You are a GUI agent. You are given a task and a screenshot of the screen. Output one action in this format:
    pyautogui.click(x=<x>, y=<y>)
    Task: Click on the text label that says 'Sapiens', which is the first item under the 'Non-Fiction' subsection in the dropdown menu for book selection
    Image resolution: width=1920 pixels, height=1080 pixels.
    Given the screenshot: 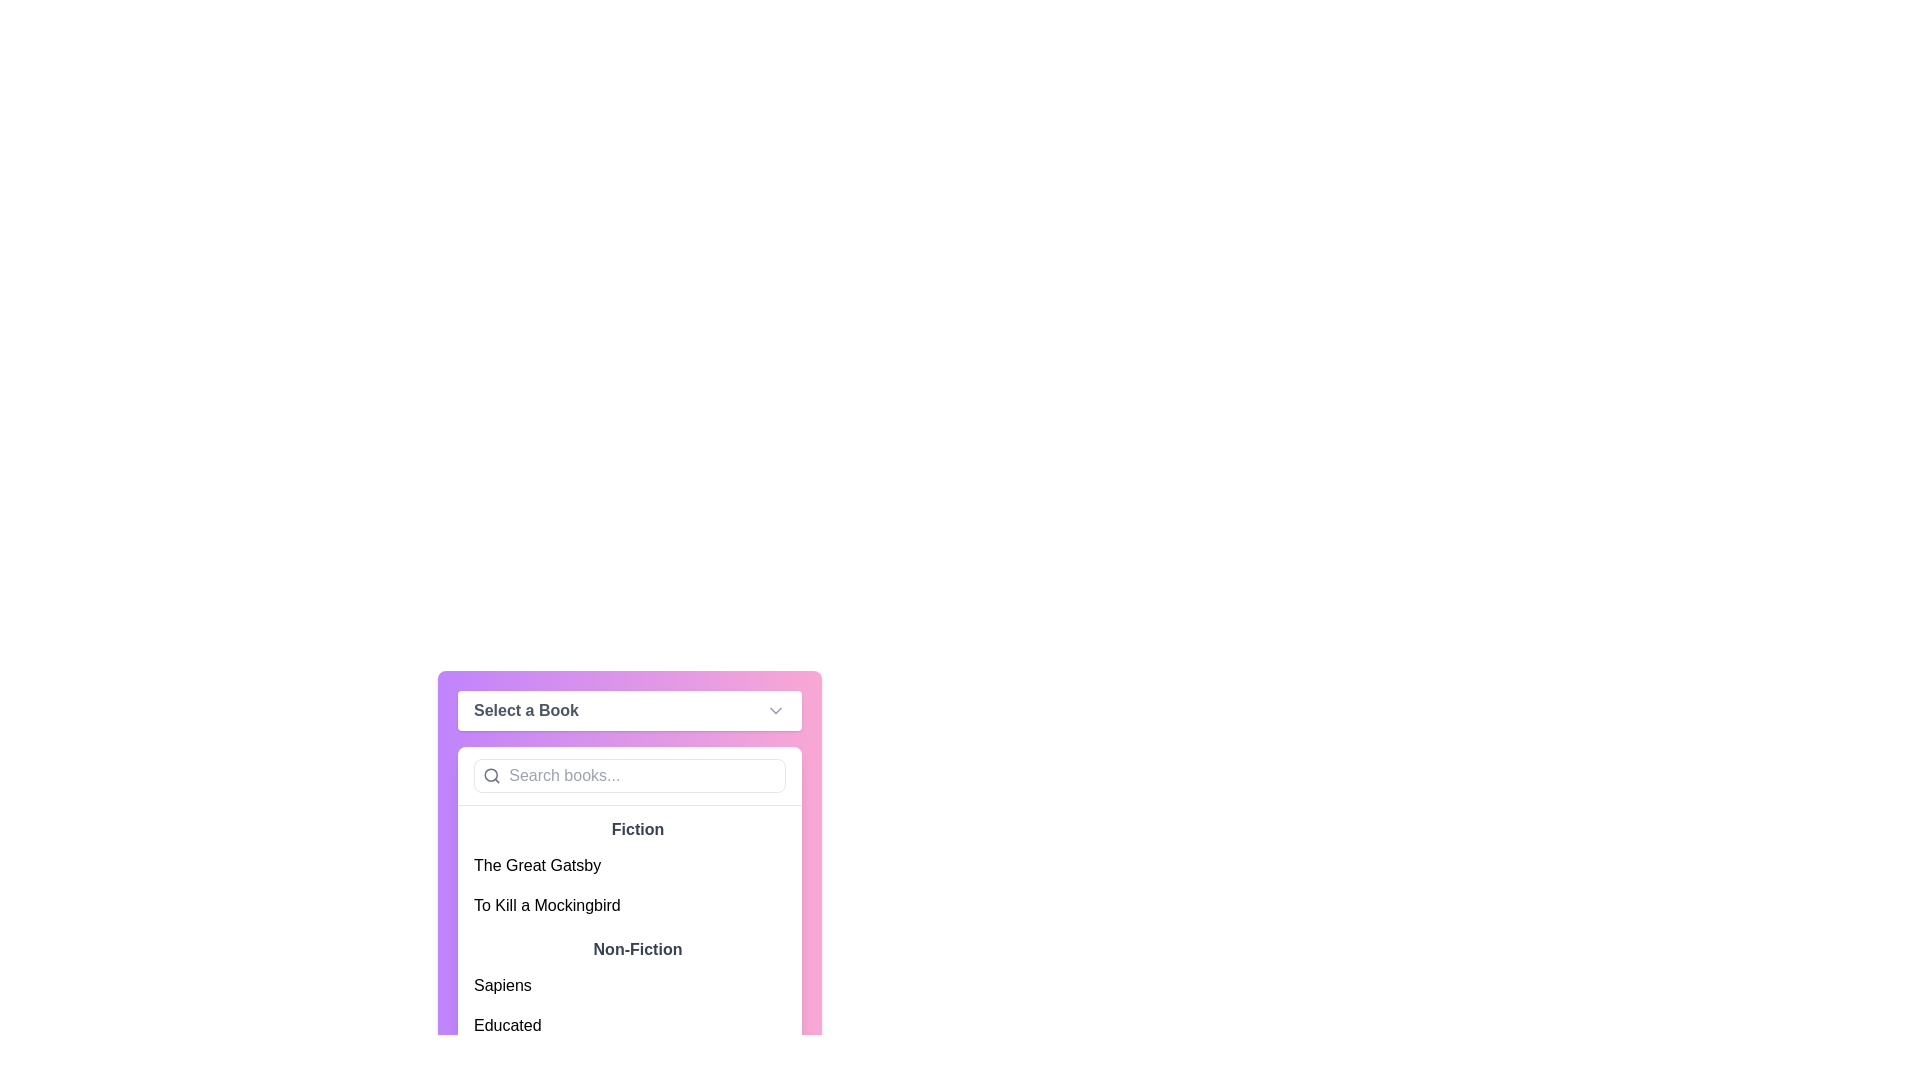 What is the action you would take?
    pyautogui.click(x=502, y=985)
    